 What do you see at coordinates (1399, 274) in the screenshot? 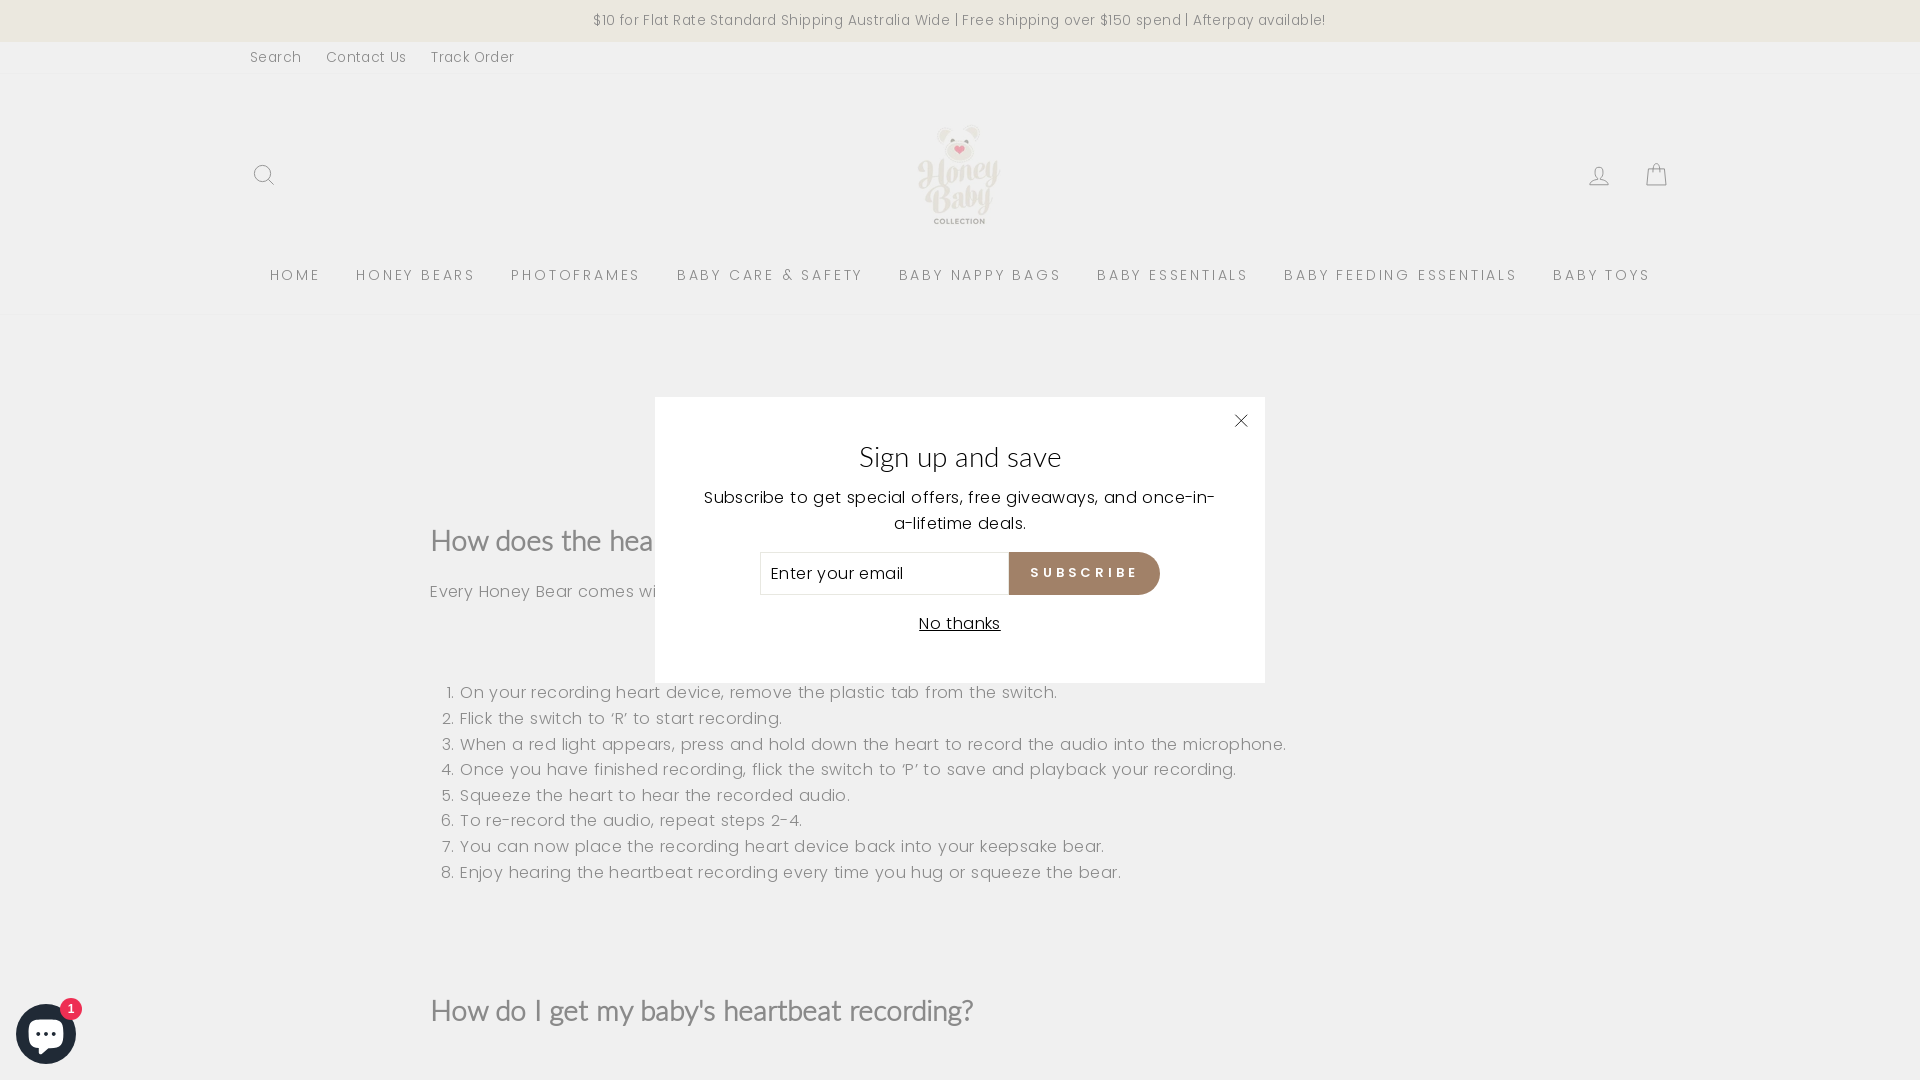
I see `'BABY FEEDING ESSENTIALS'` at bounding box center [1399, 274].